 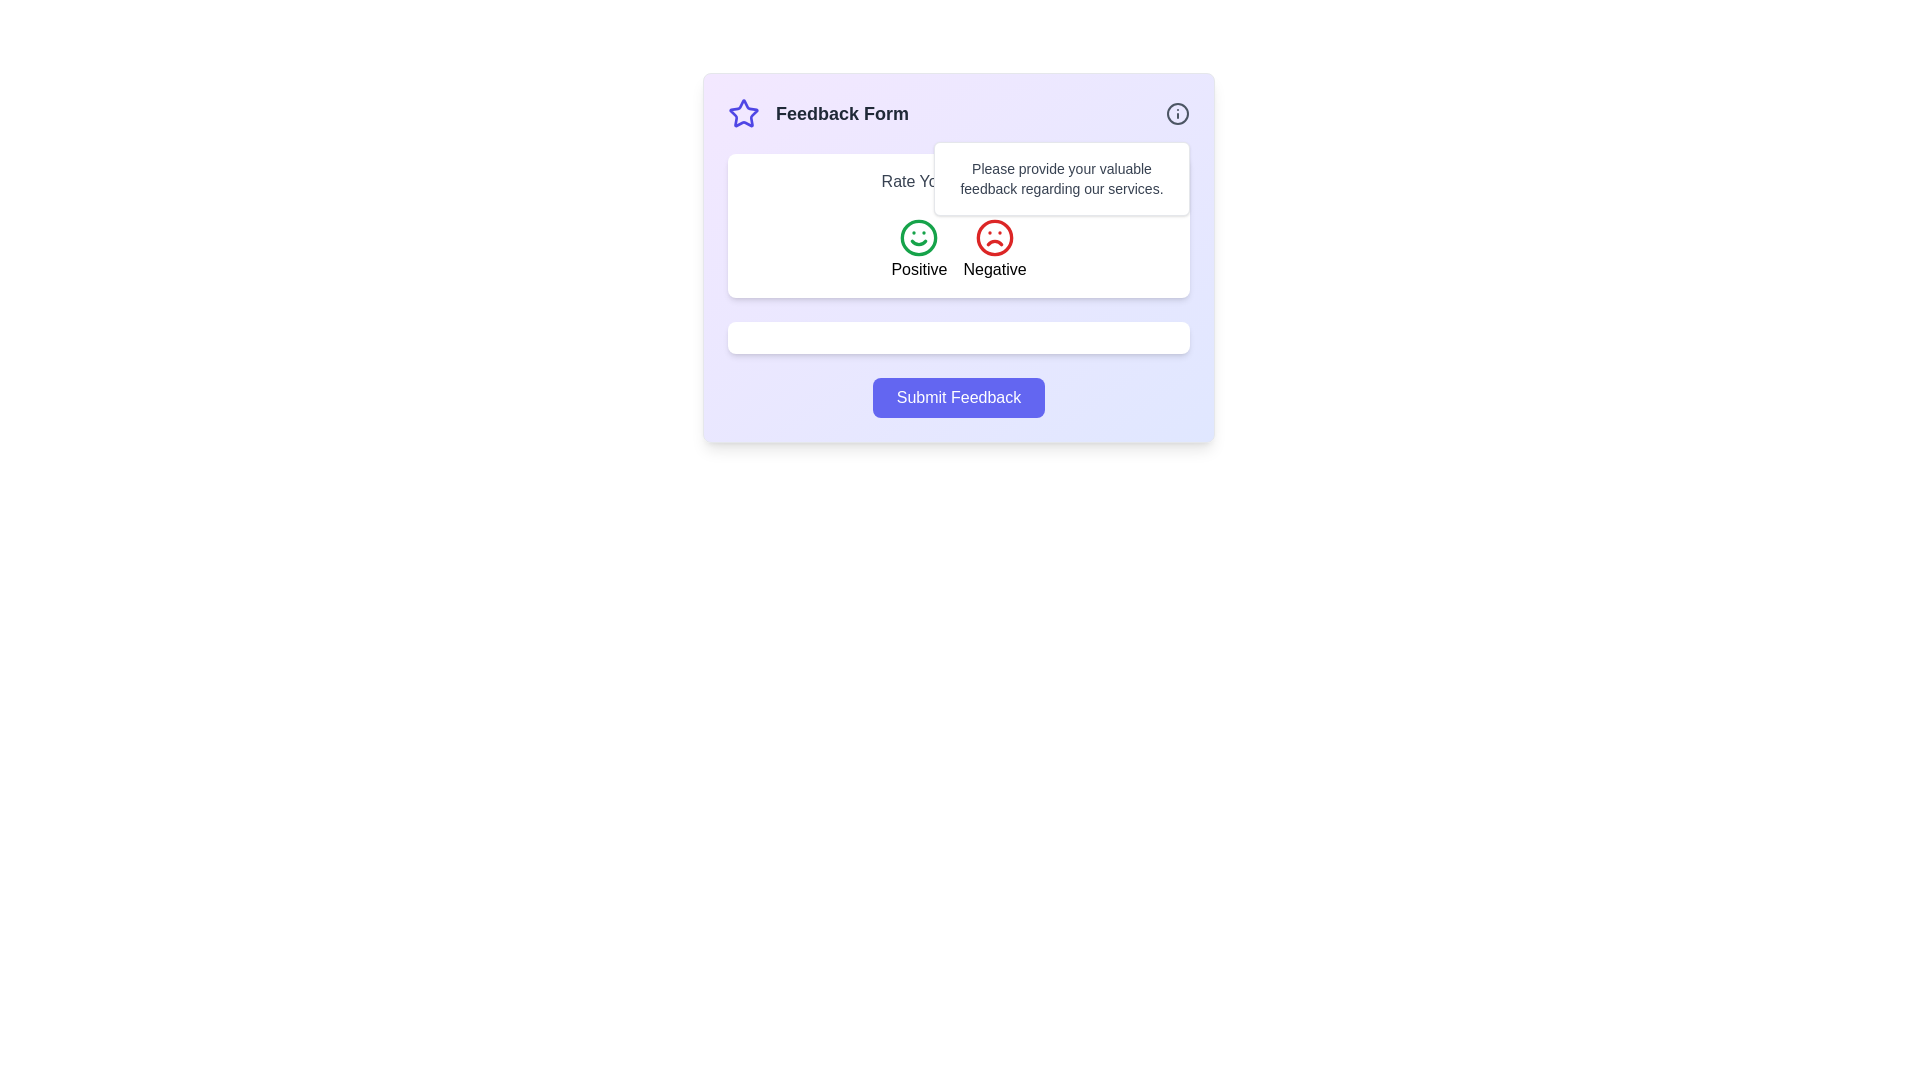 I want to click on the smiley face icon in the feedback form, so click(x=918, y=237).